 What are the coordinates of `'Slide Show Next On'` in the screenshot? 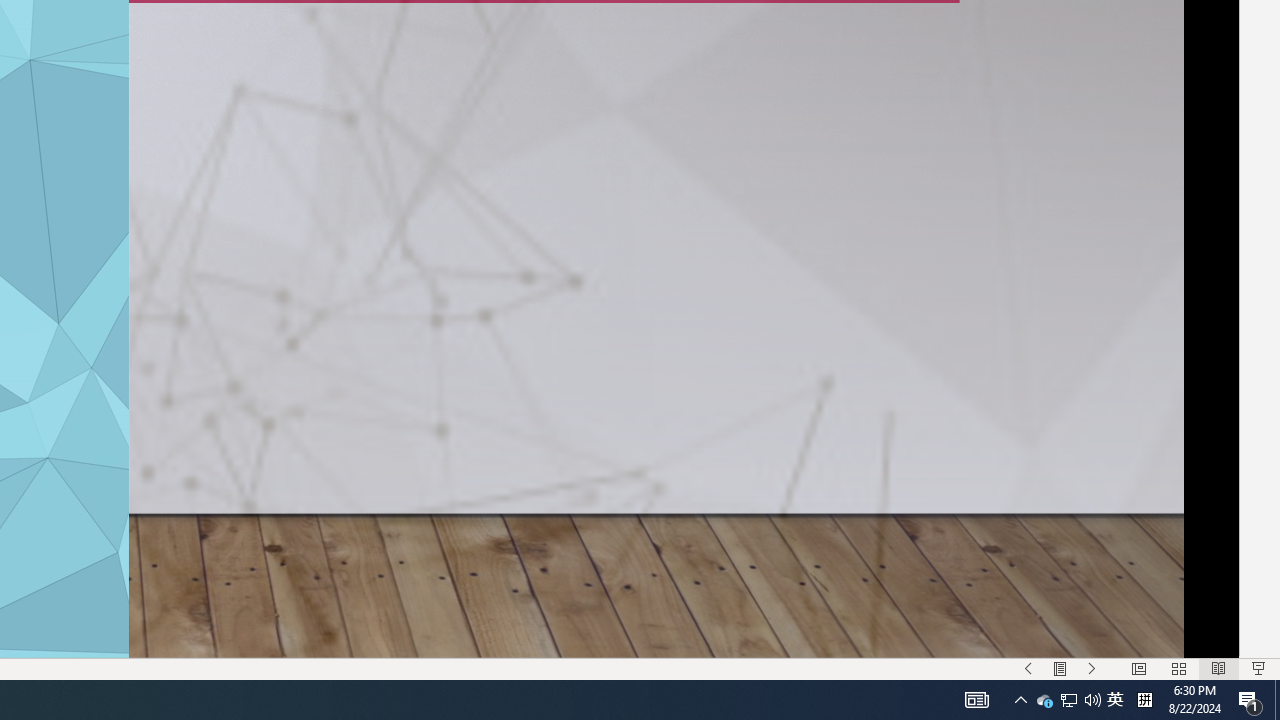 It's located at (1091, 669).